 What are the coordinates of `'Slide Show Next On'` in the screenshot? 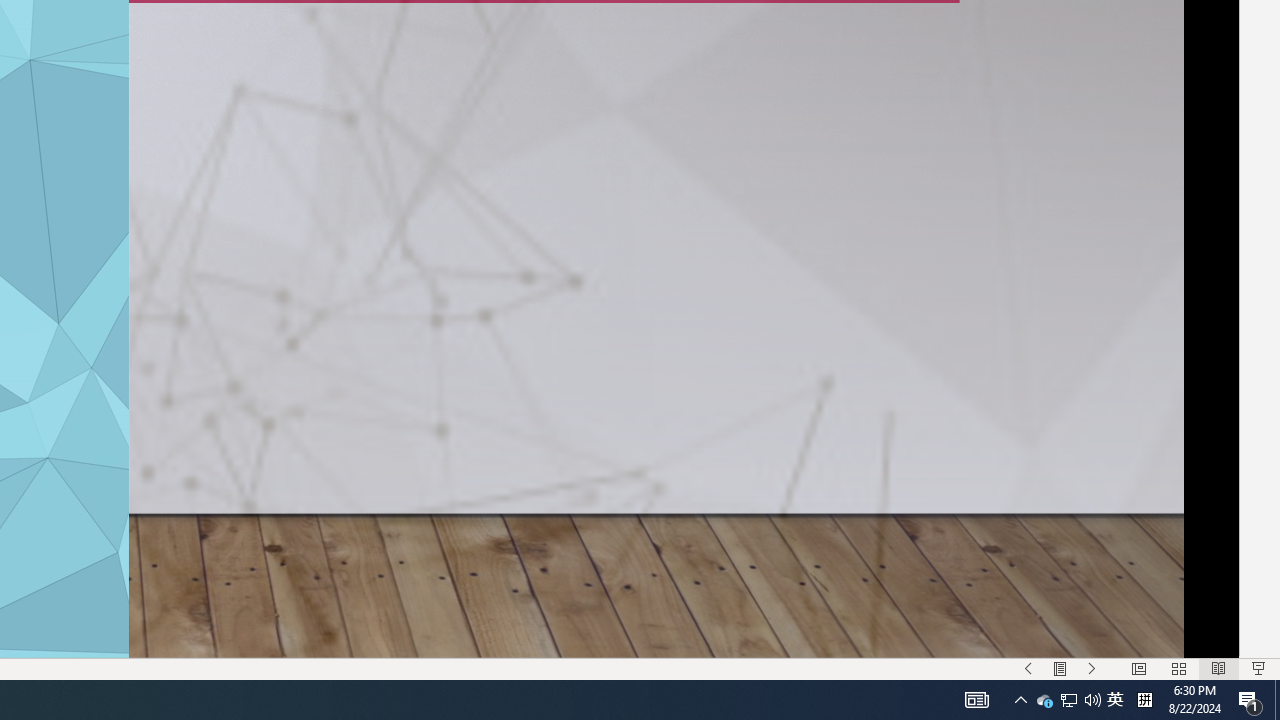 It's located at (1091, 669).